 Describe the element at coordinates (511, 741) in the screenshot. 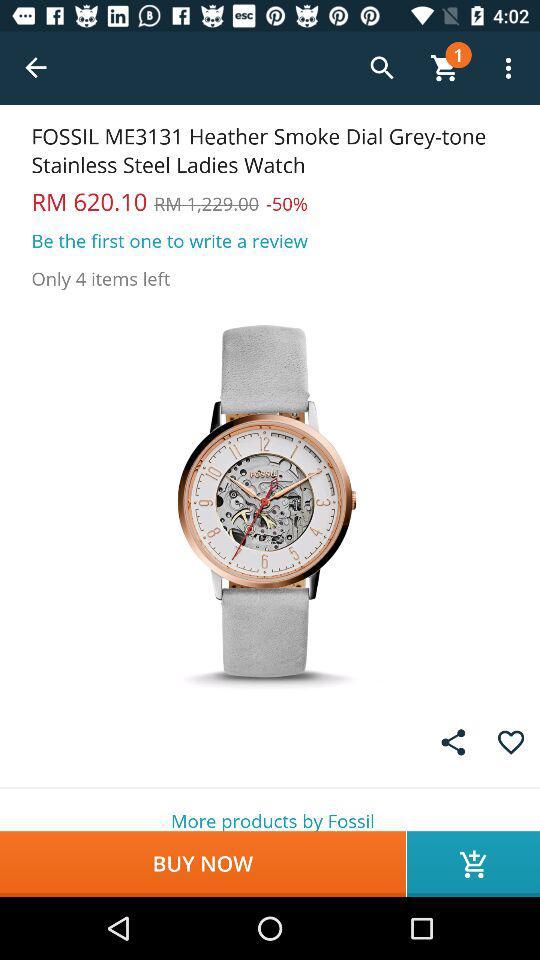

I see `the favorite icon` at that location.